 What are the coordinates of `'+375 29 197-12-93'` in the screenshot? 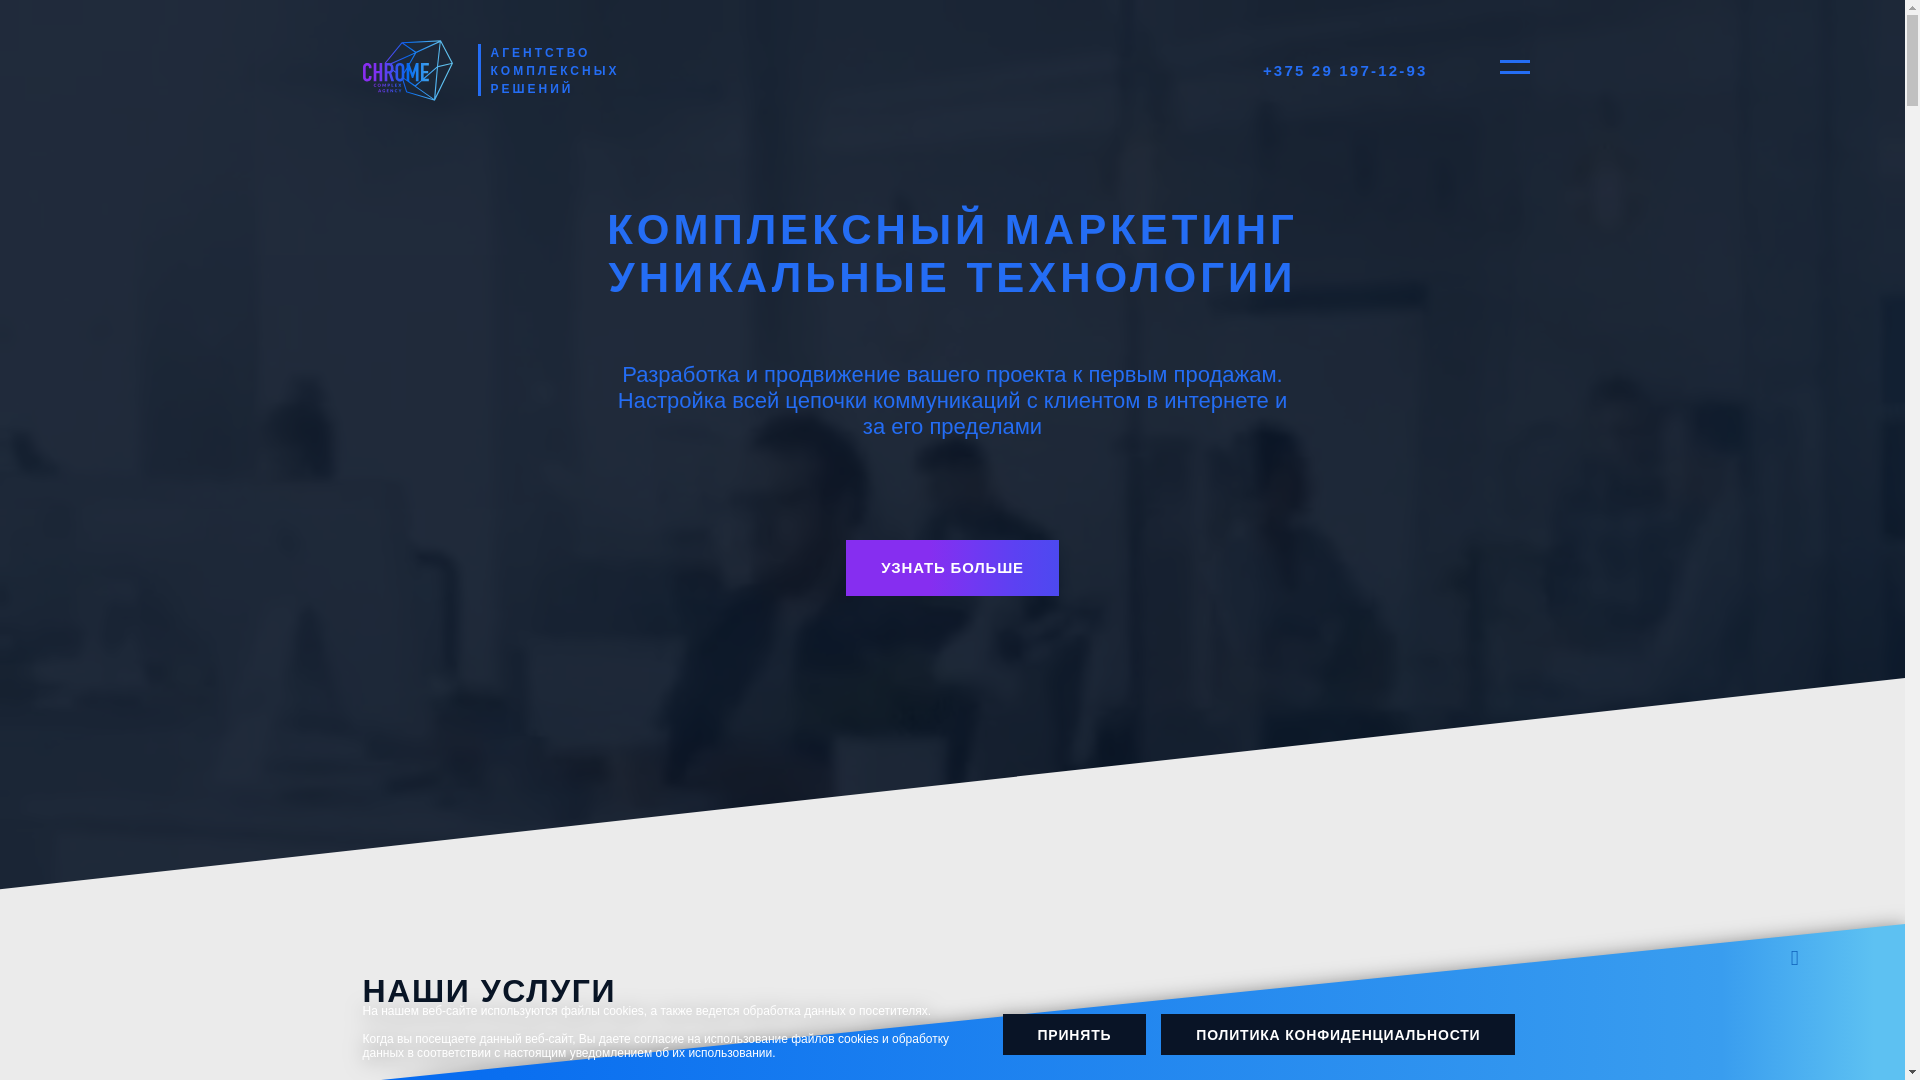 It's located at (1345, 69).